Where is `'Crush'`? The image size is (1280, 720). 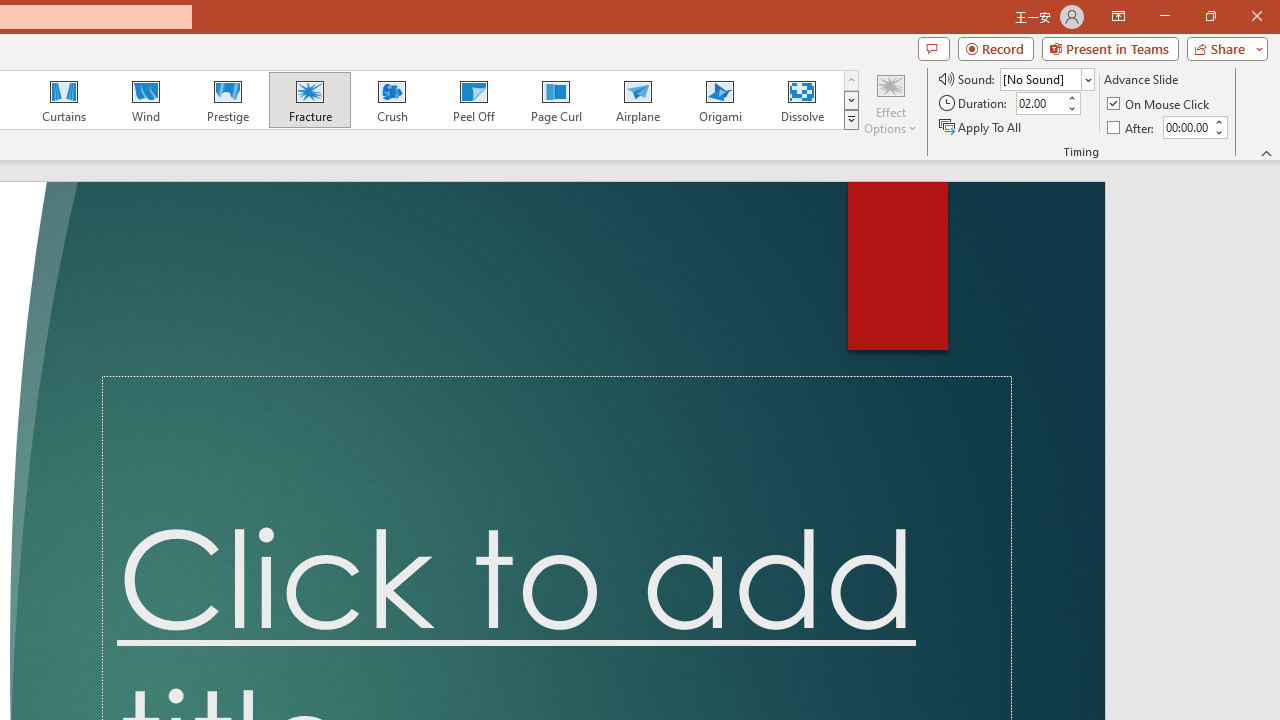 'Crush' is located at coordinates (391, 100).